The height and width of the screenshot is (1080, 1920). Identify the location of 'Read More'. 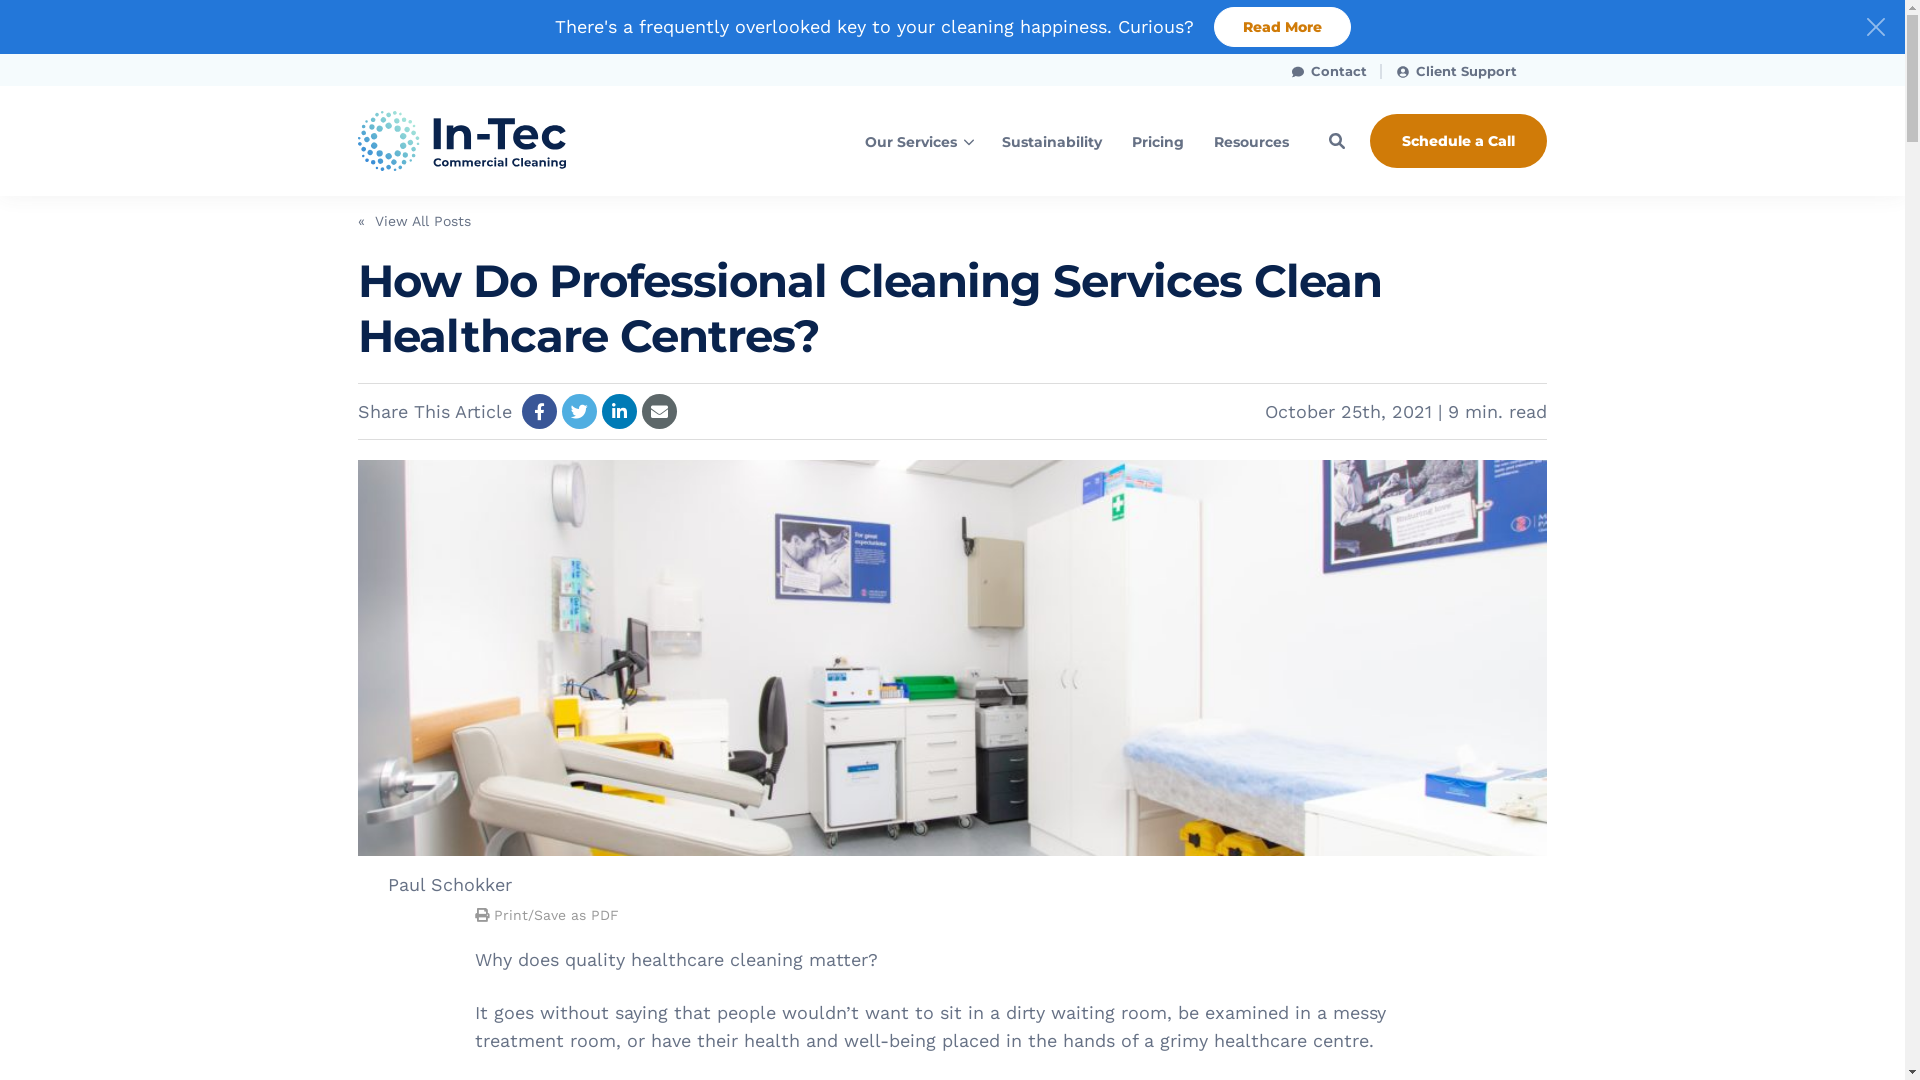
(1213, 27).